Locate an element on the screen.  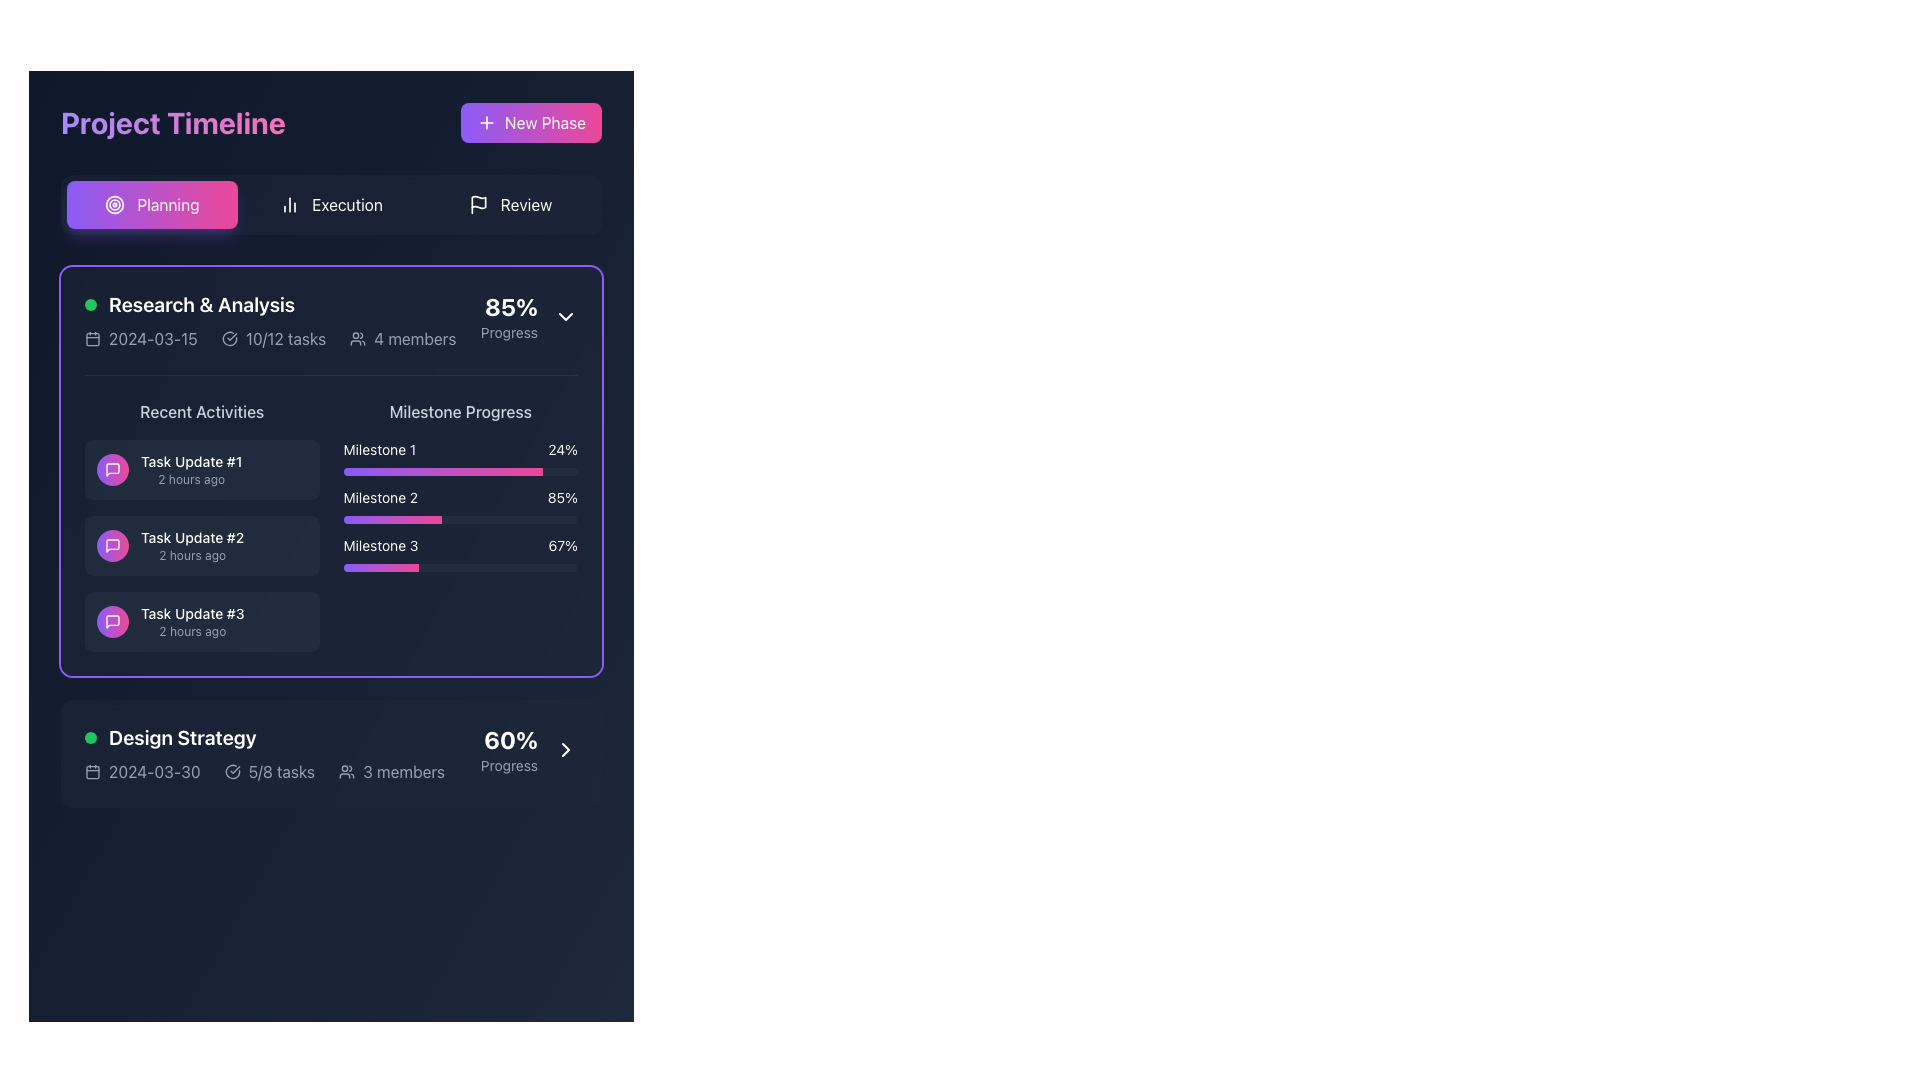
the right-facing chevron icon located next to the '60%' text in the 'Design Strategy' section is located at coordinates (565, 749).